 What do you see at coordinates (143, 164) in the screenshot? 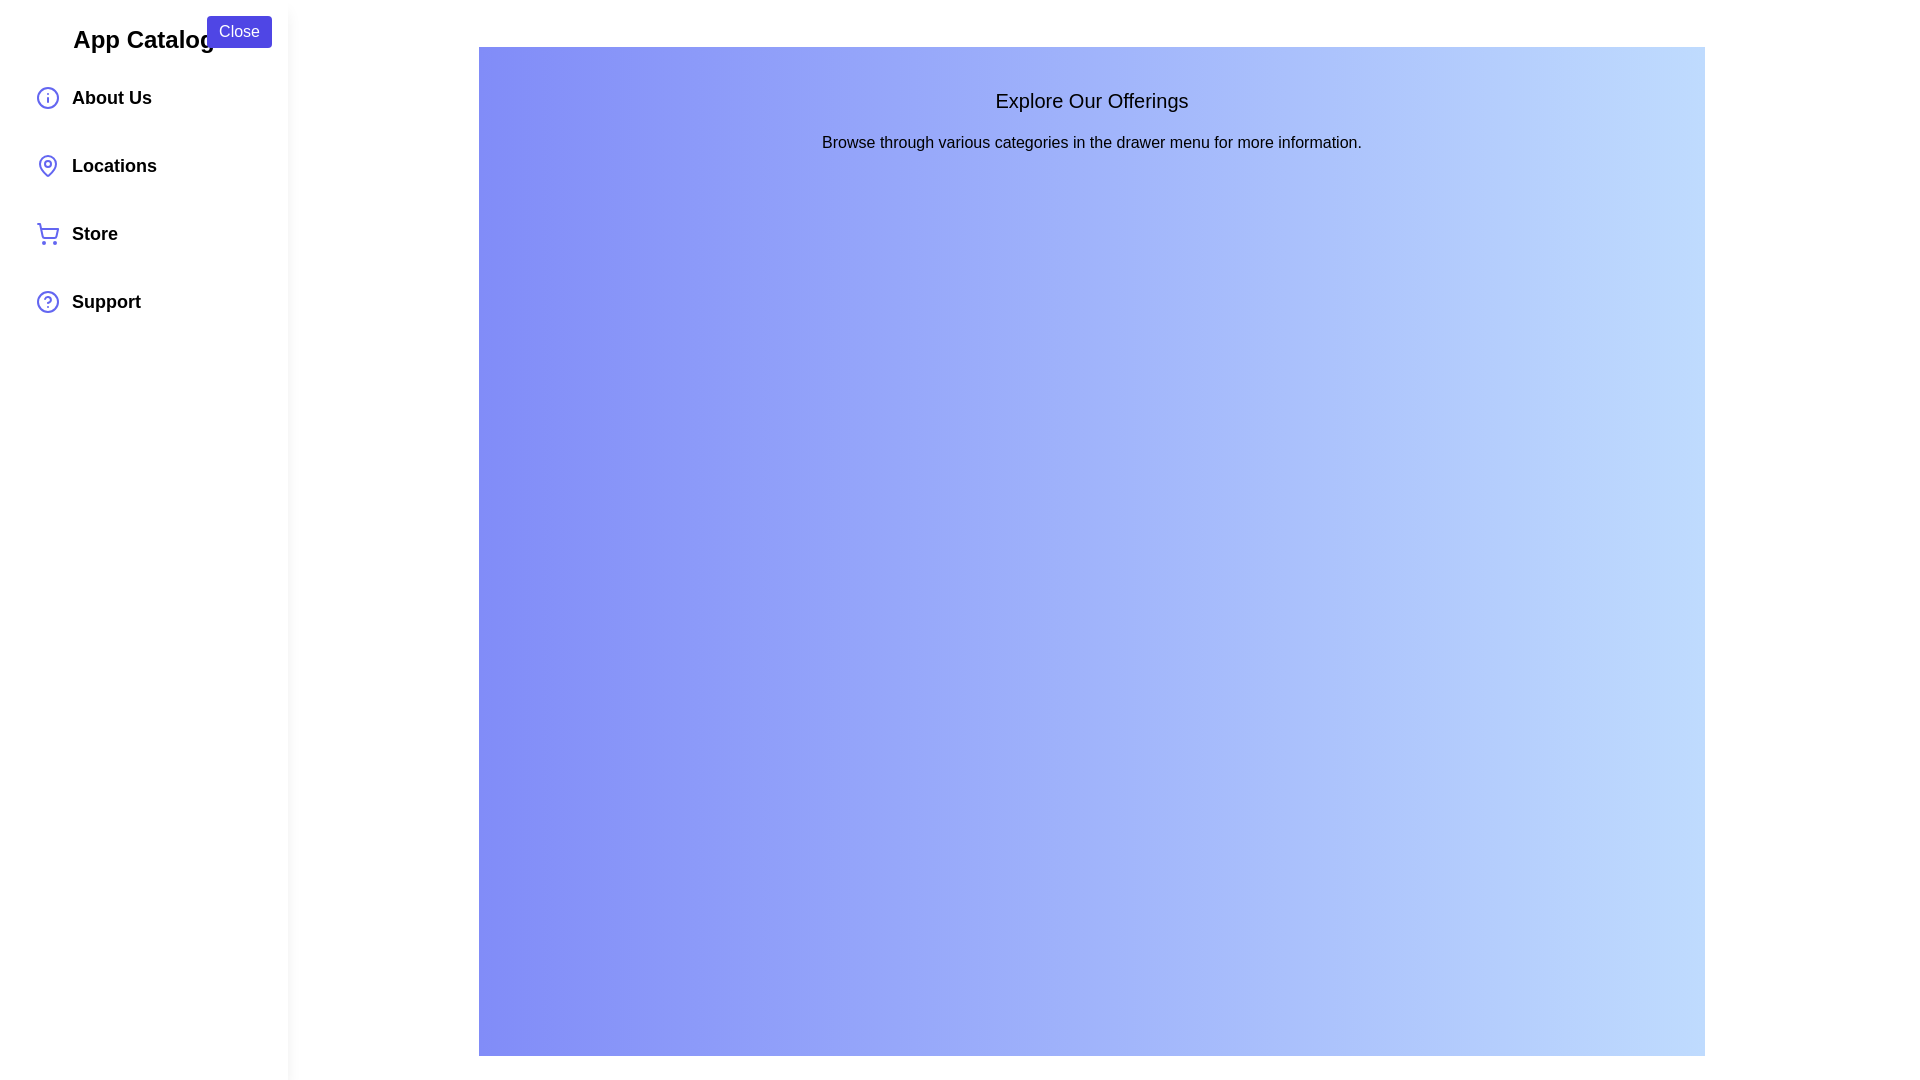
I see `the category item Locations to see its hover effect` at bounding box center [143, 164].